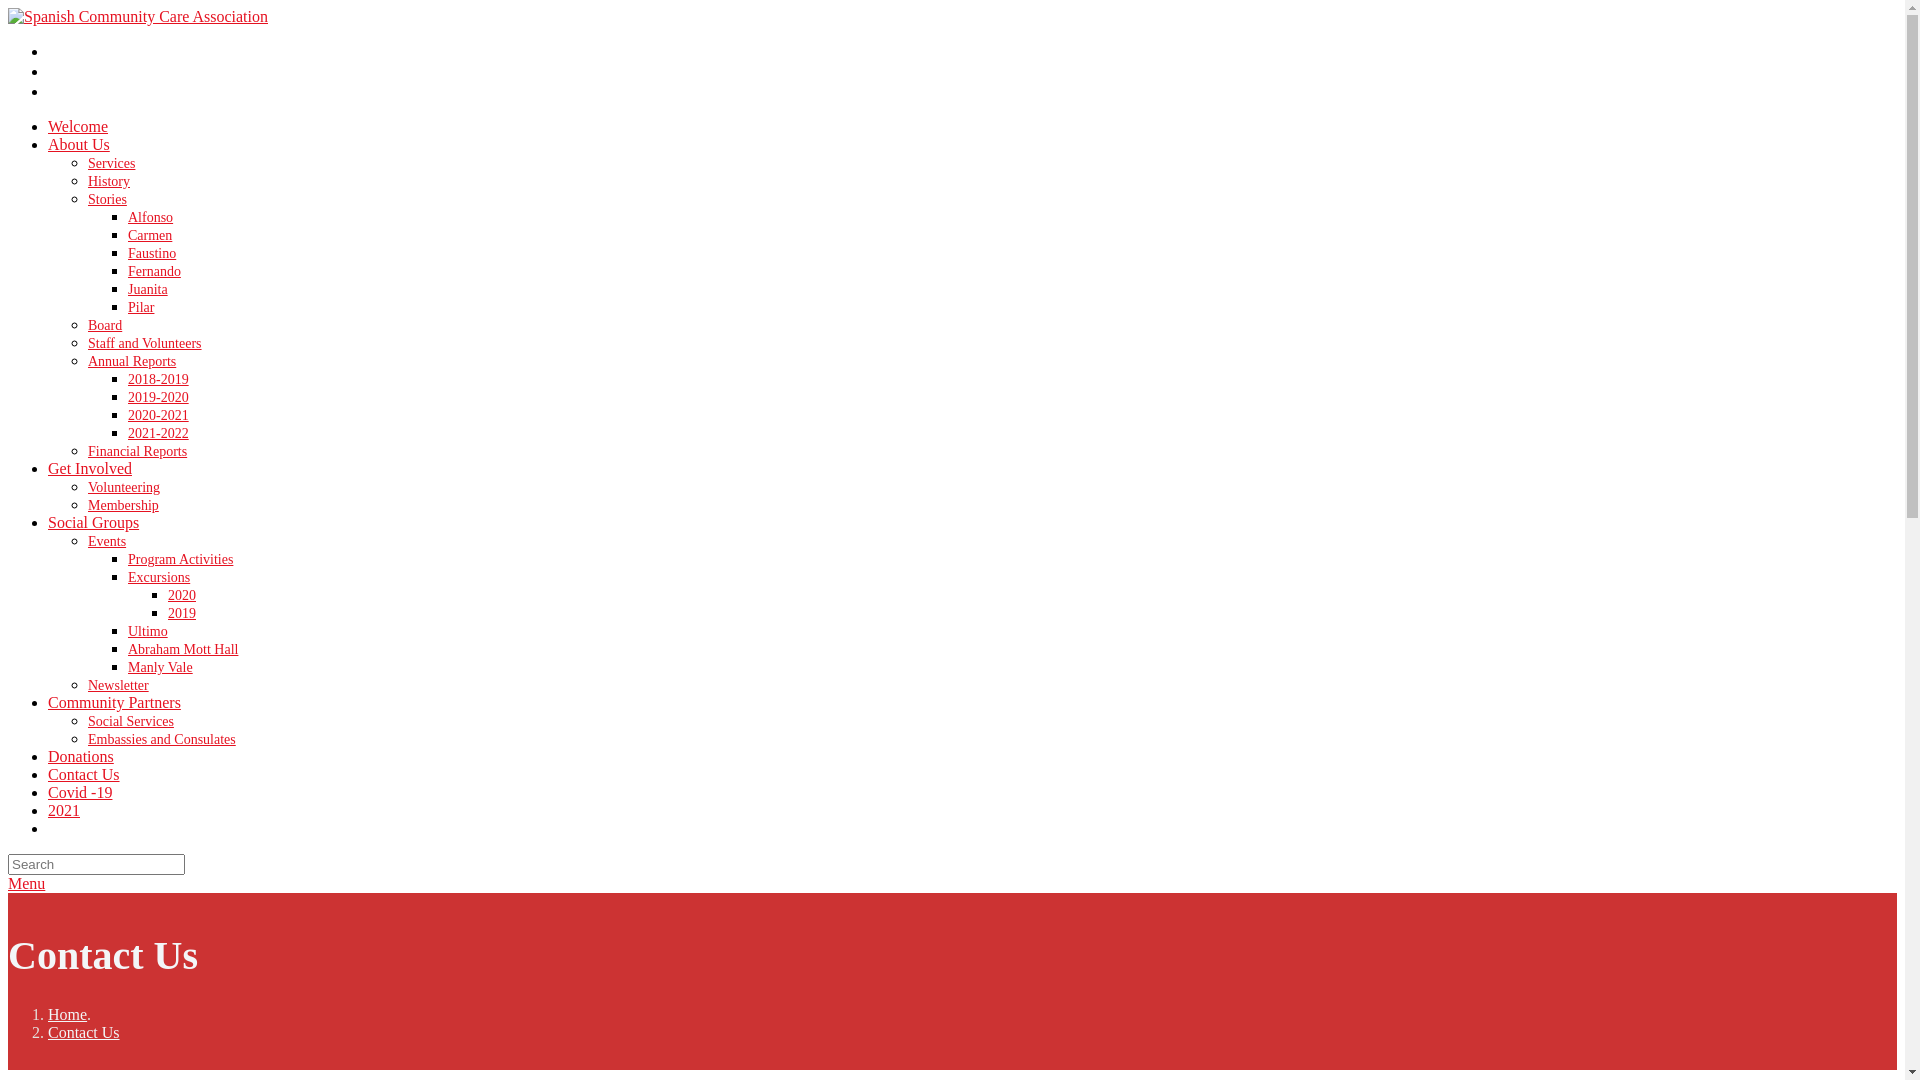  I want to click on 'Contact Us', so click(82, 1032).